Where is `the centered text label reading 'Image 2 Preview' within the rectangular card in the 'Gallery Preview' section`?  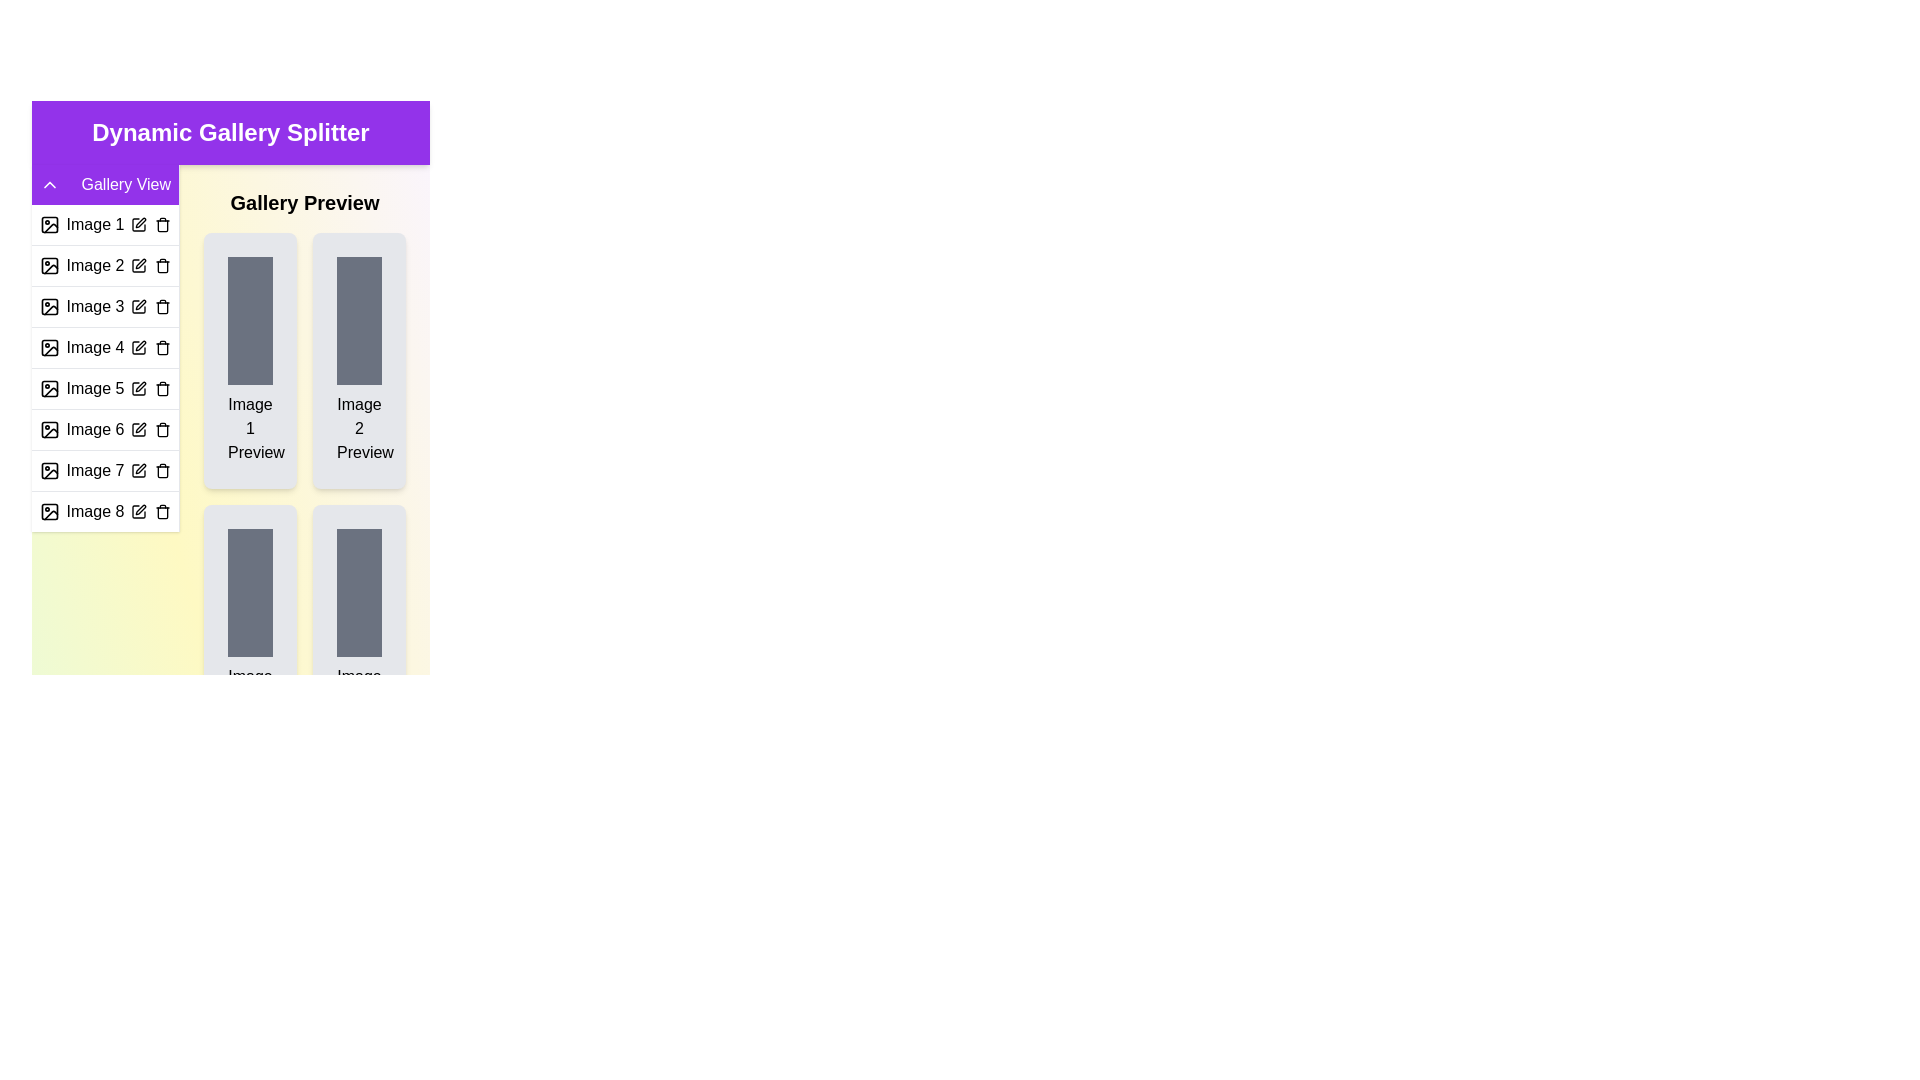
the centered text label reading 'Image 2 Preview' within the rectangular card in the 'Gallery Preview' section is located at coordinates (359, 427).